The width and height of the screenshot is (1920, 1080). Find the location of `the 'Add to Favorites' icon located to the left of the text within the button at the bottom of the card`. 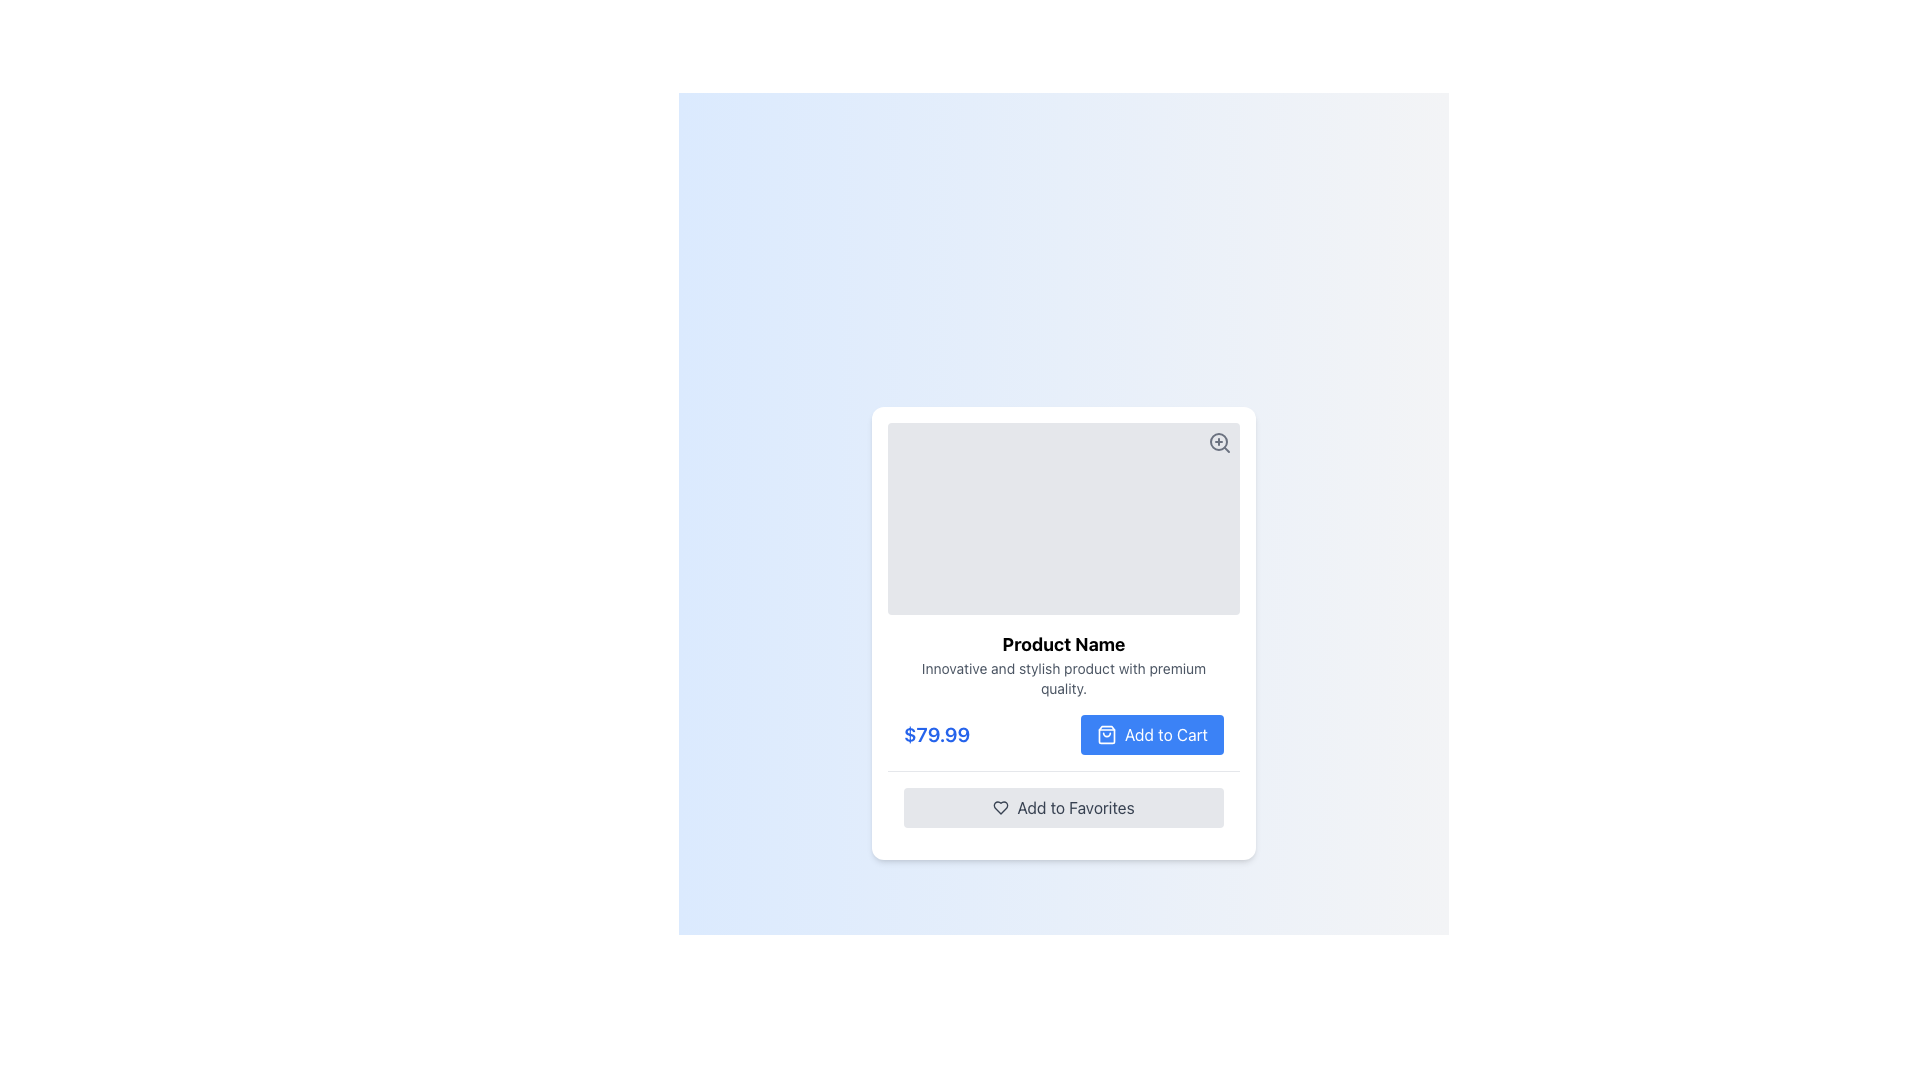

the 'Add to Favorites' icon located to the left of the text within the button at the bottom of the card is located at coordinates (1001, 806).